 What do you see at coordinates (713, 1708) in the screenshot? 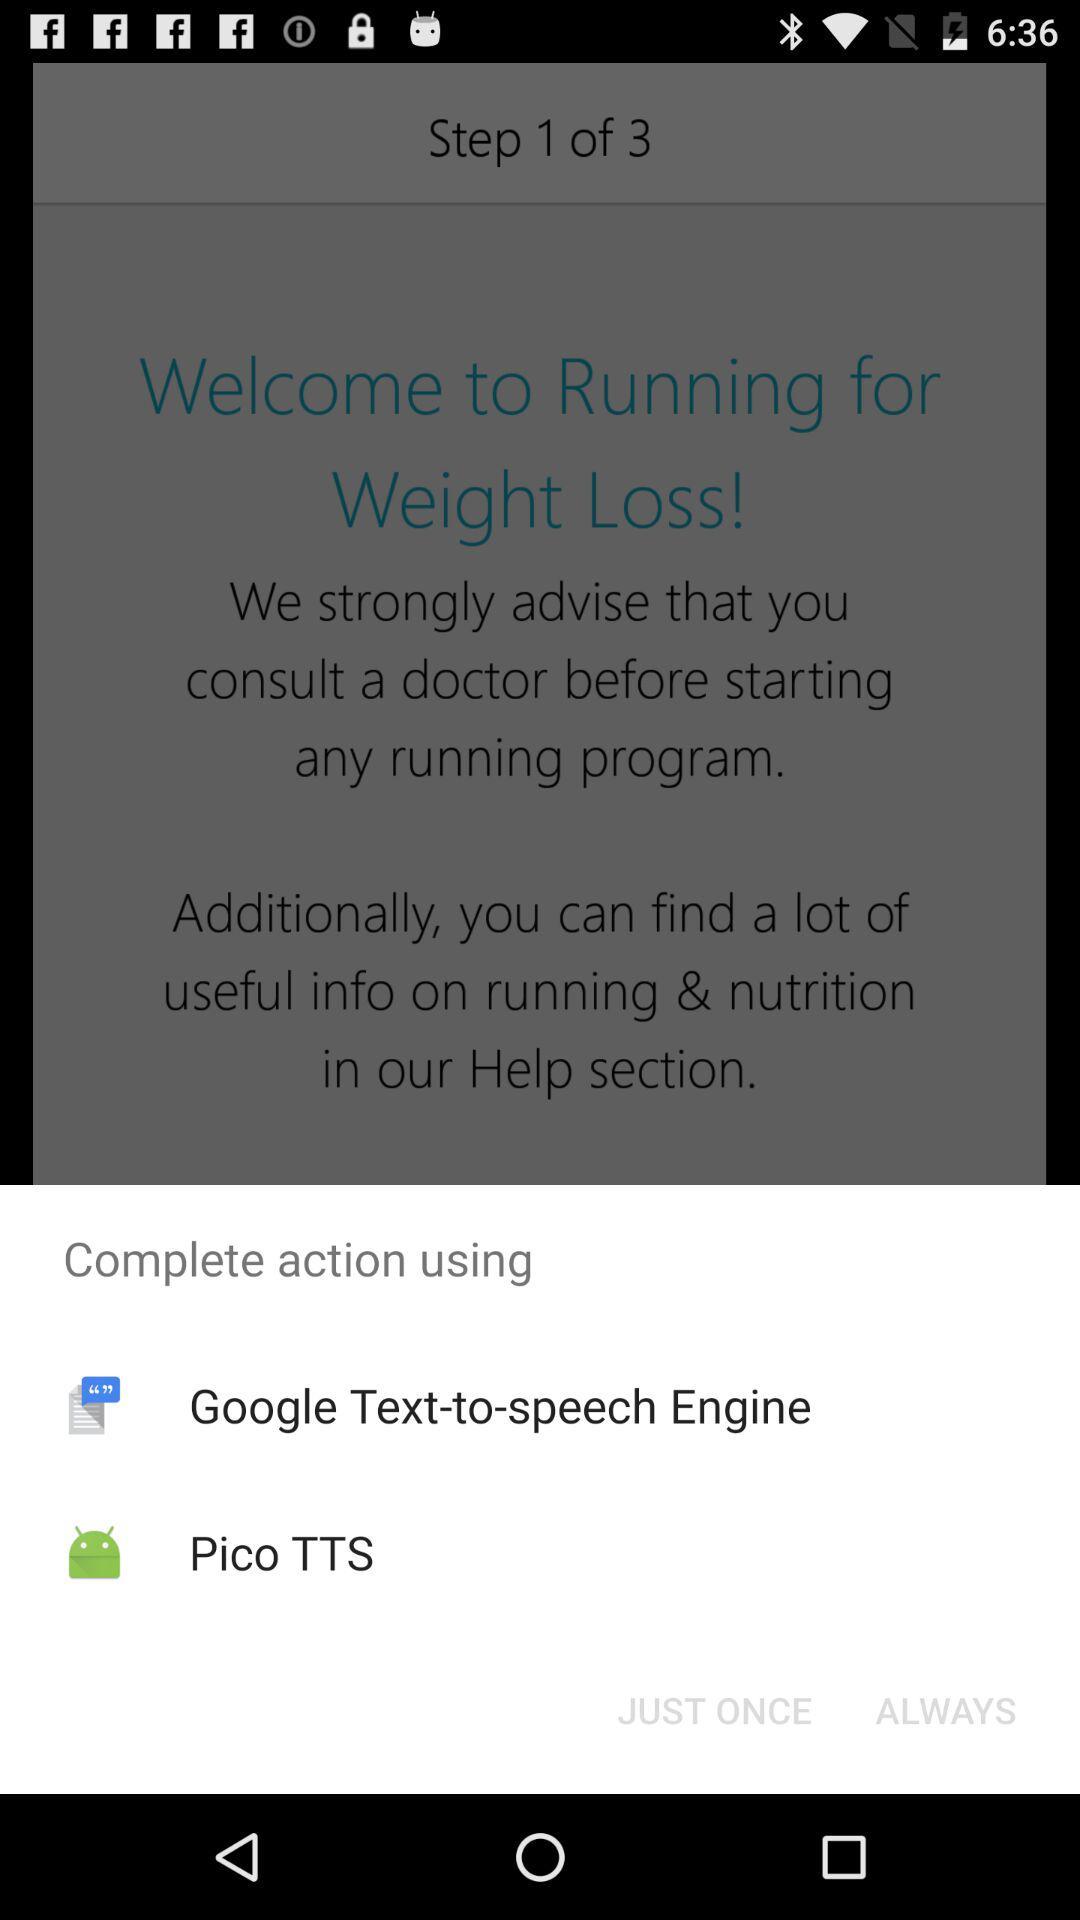
I see `just once icon` at bounding box center [713, 1708].